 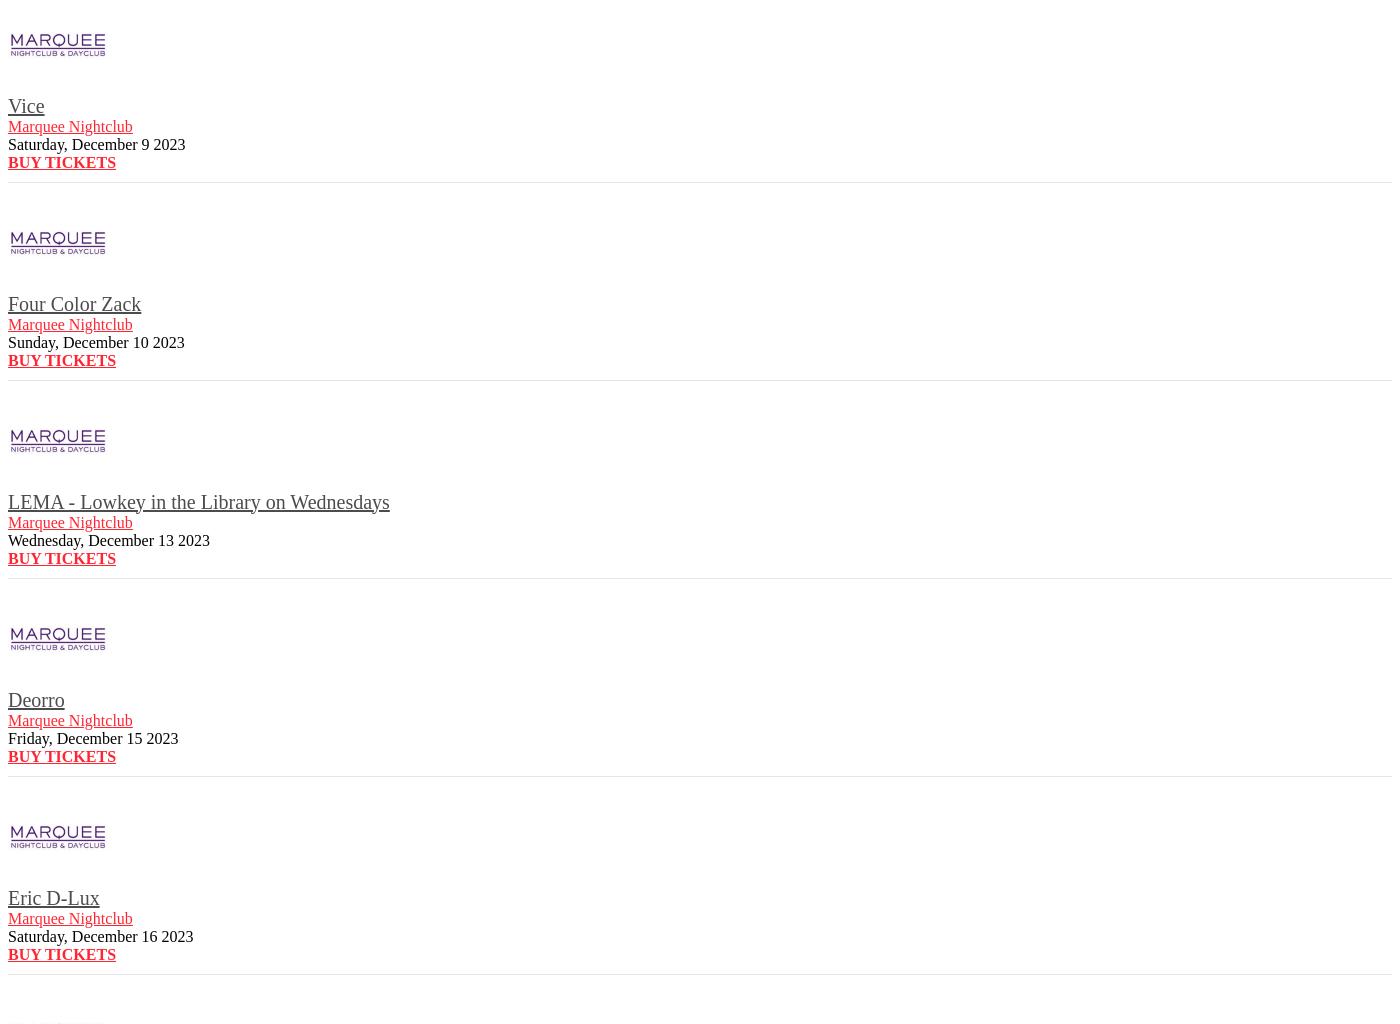 What do you see at coordinates (92, 736) in the screenshot?
I see `'Friday, December 15 2023'` at bounding box center [92, 736].